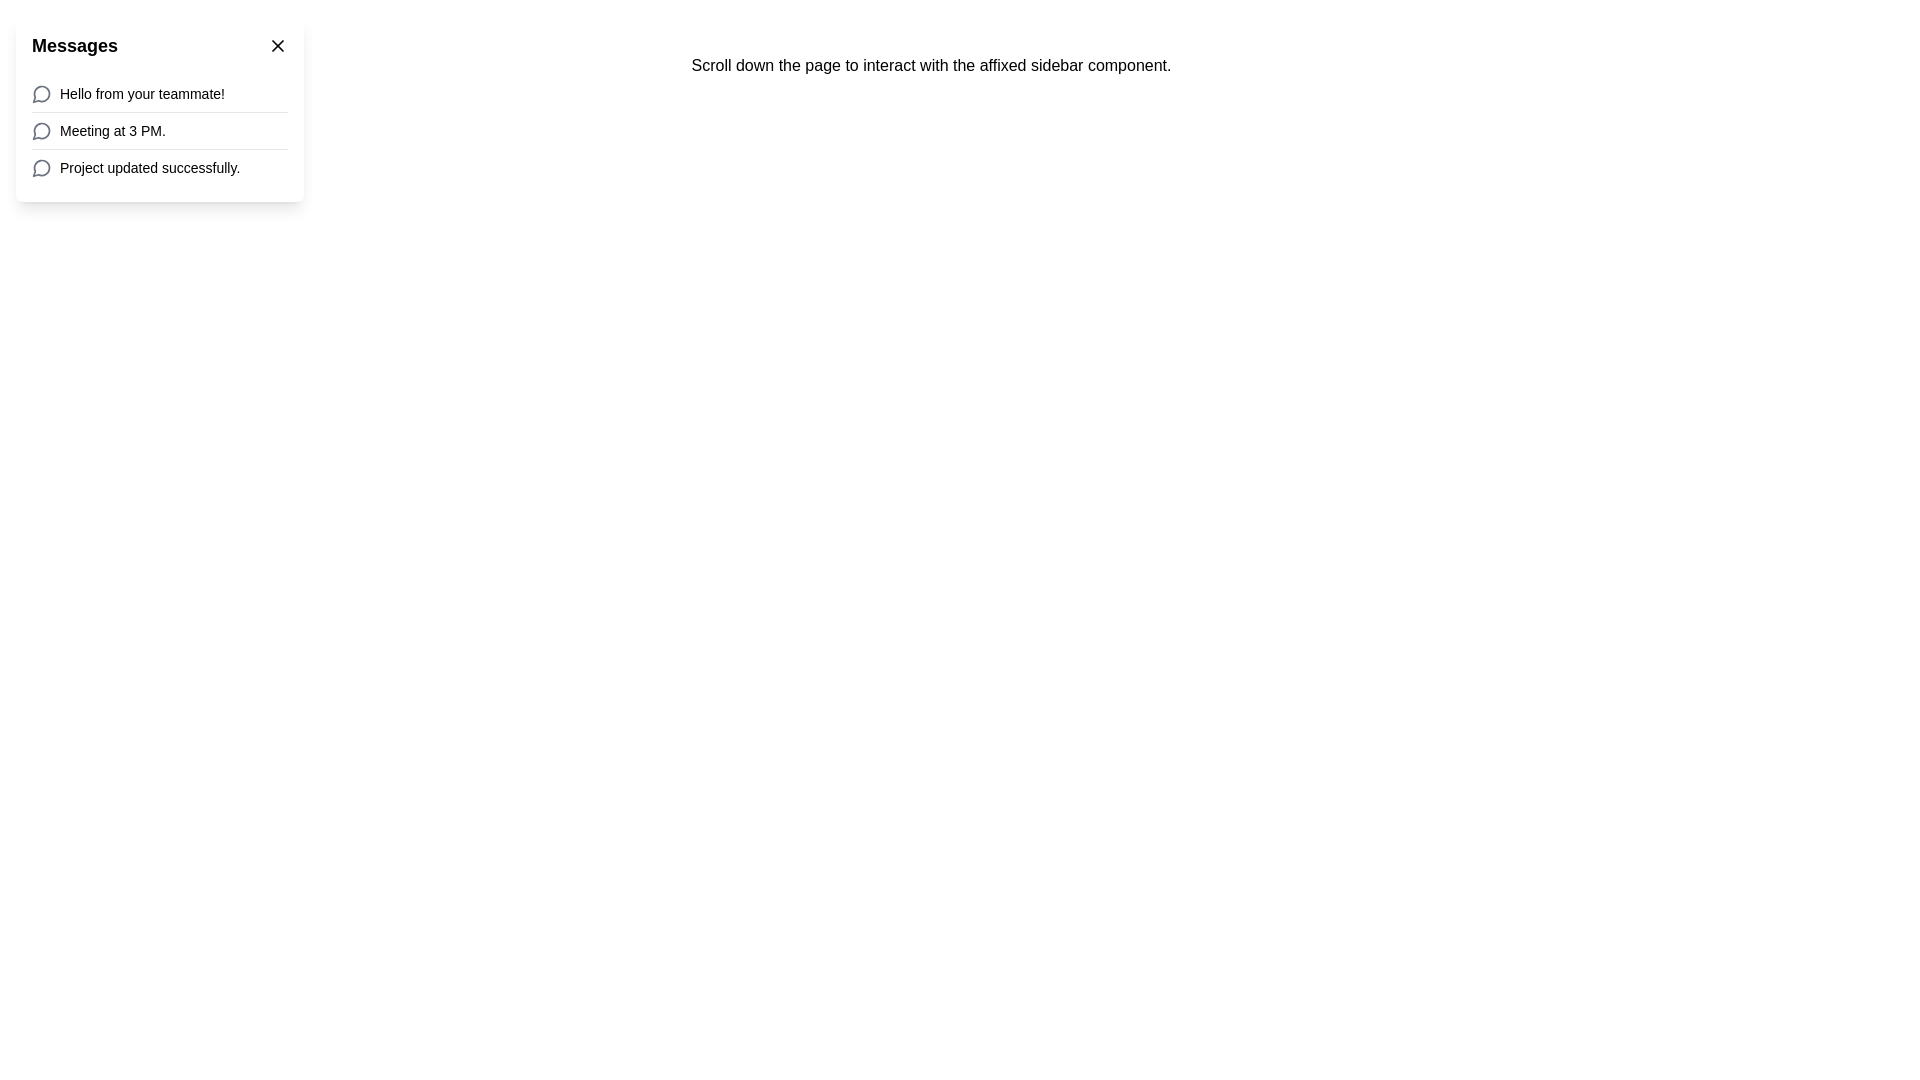 The height and width of the screenshot is (1080, 1920). Describe the element at coordinates (42, 167) in the screenshot. I see `the circular speech bubble icon outlined with gray and filled with white, which indicates 'Project updated successfully.'` at that location.